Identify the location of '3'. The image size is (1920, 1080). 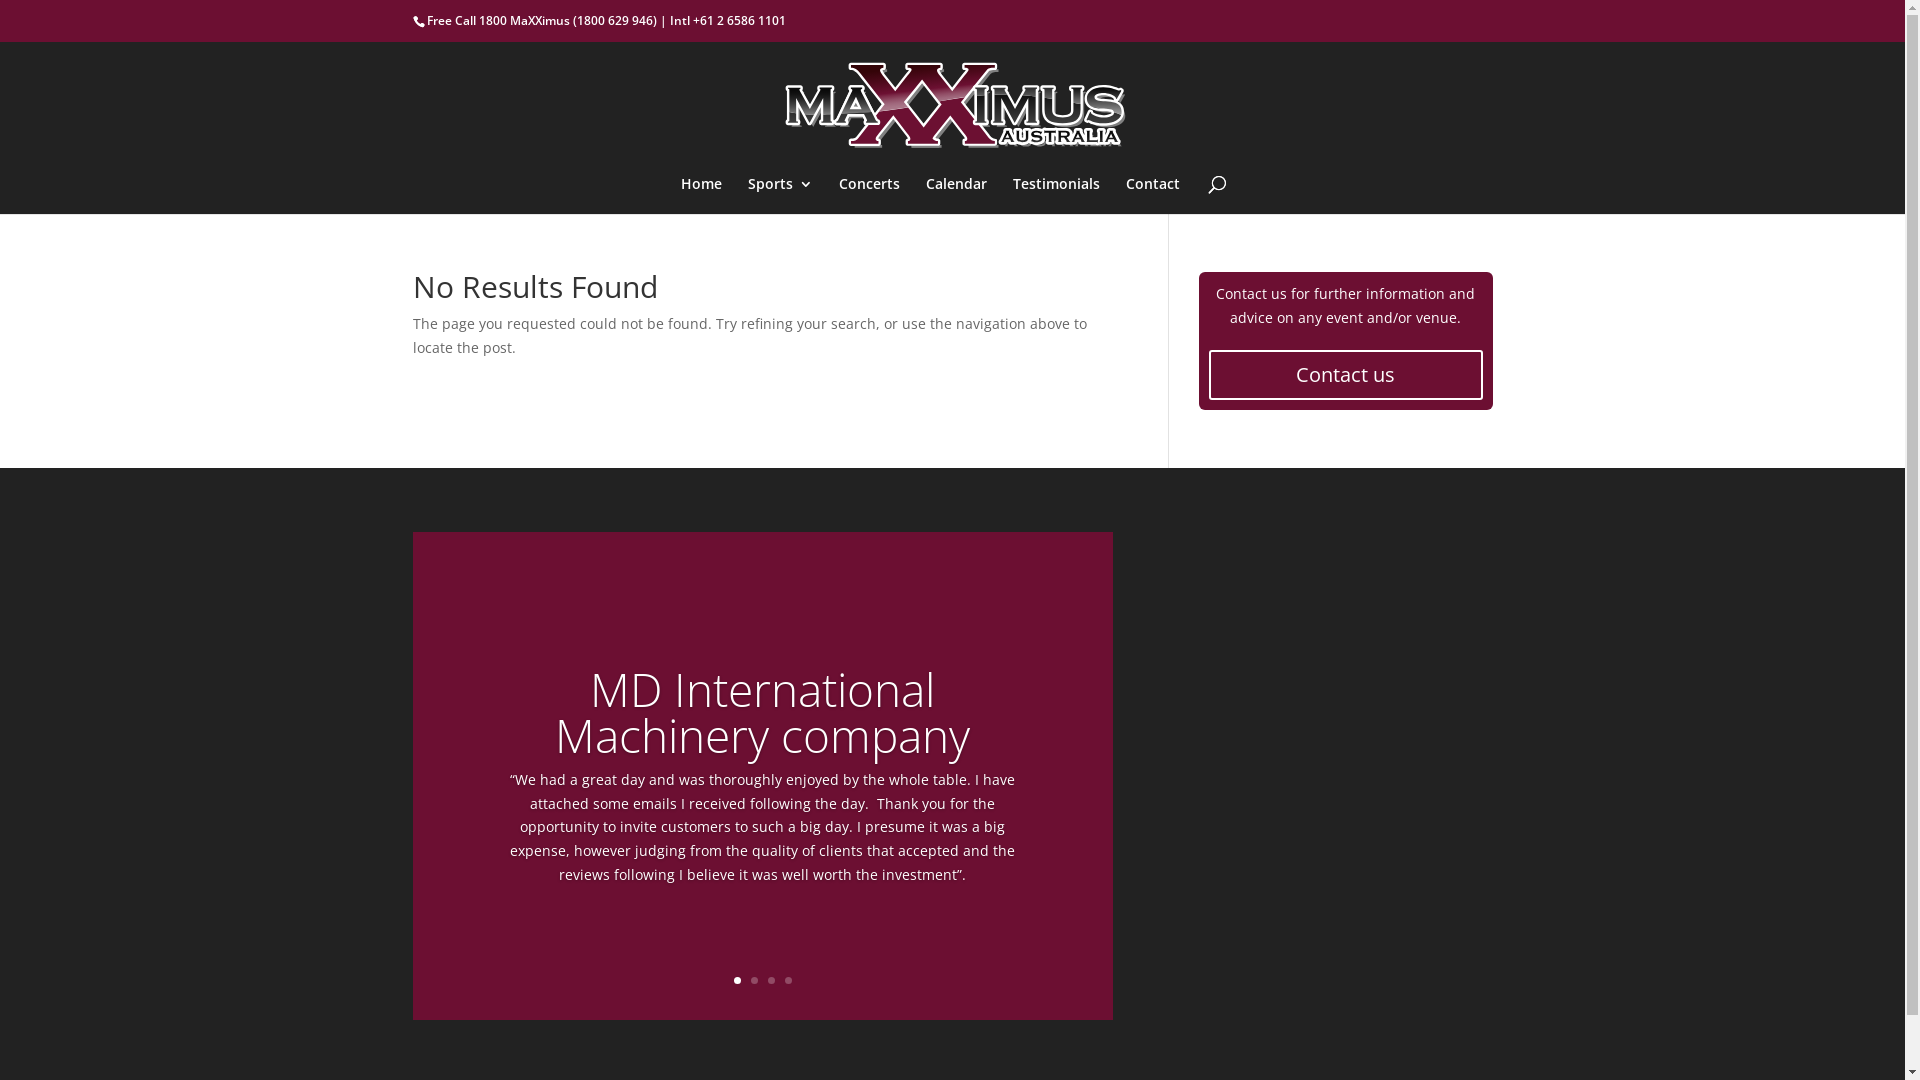
(770, 979).